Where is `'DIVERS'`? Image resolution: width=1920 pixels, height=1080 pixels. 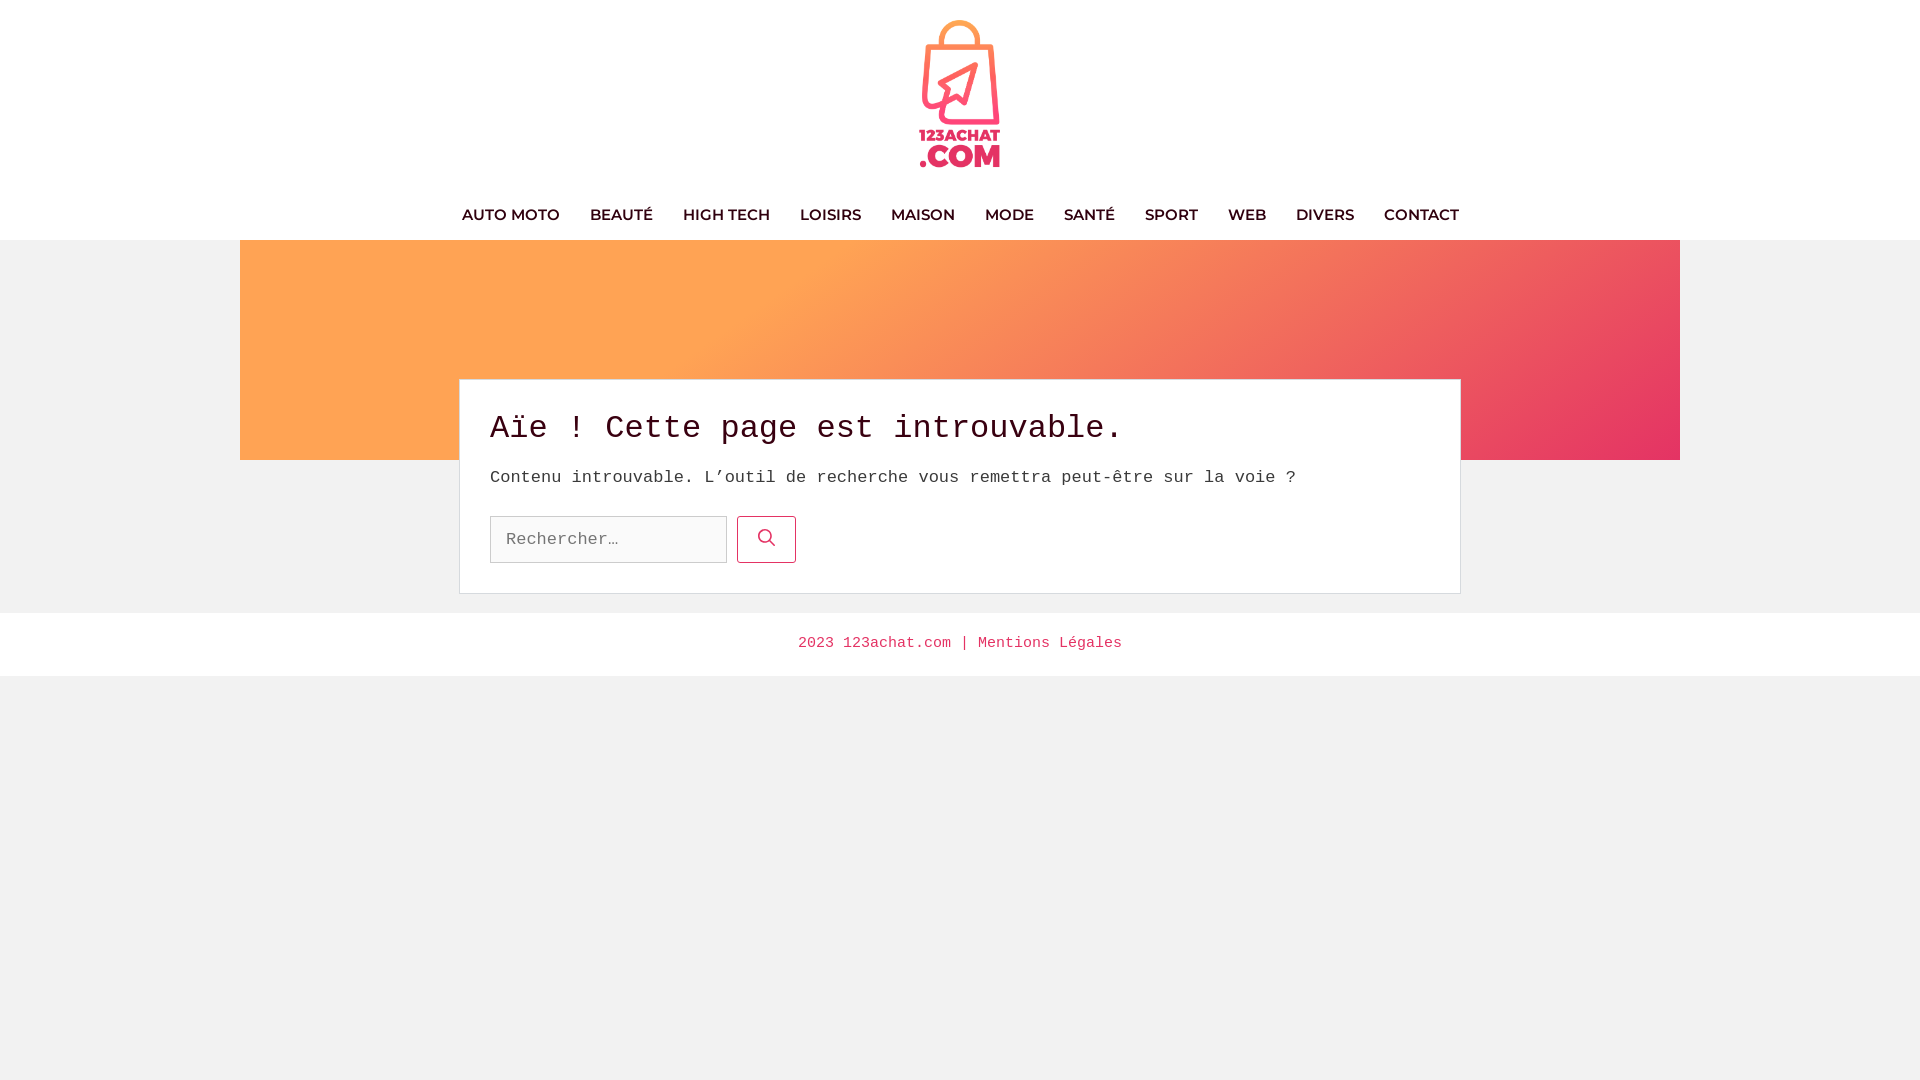 'DIVERS' is located at coordinates (1324, 215).